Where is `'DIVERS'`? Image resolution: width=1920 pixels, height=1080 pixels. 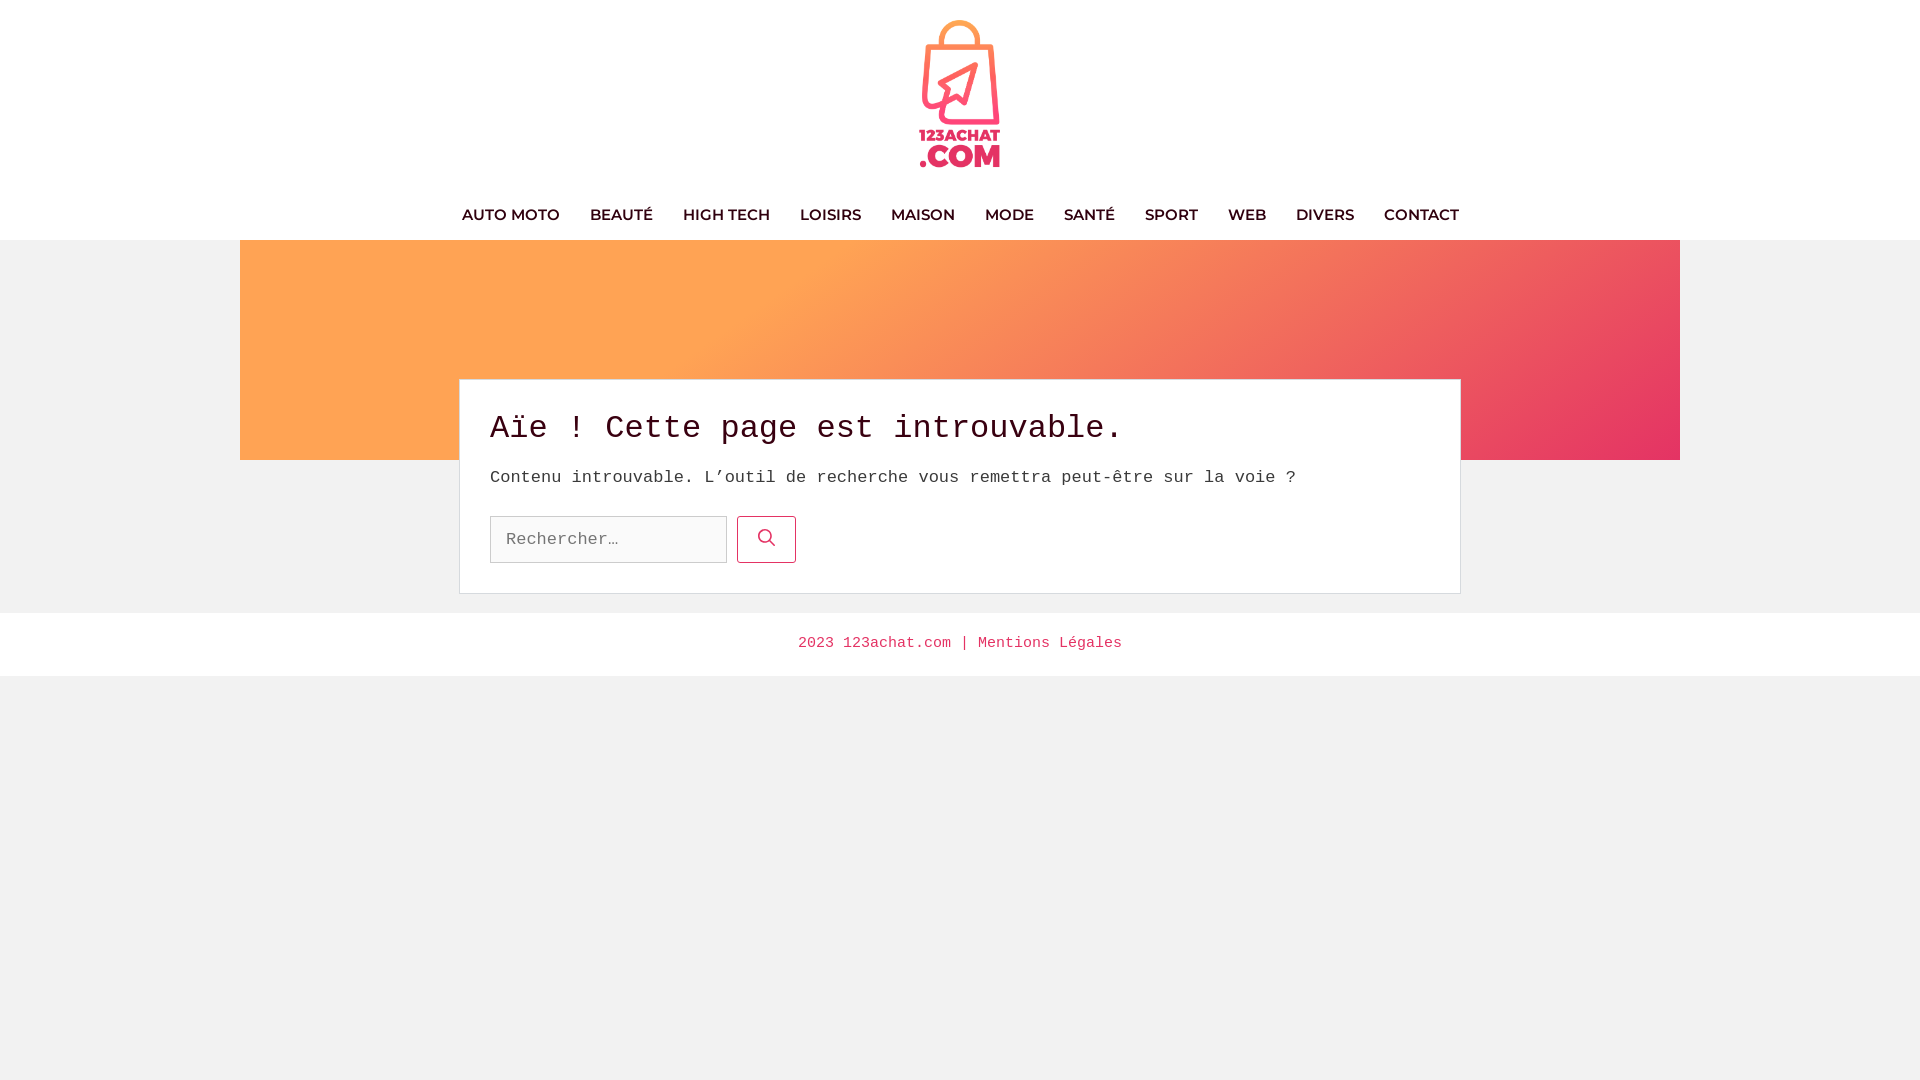 'DIVERS' is located at coordinates (1324, 215).